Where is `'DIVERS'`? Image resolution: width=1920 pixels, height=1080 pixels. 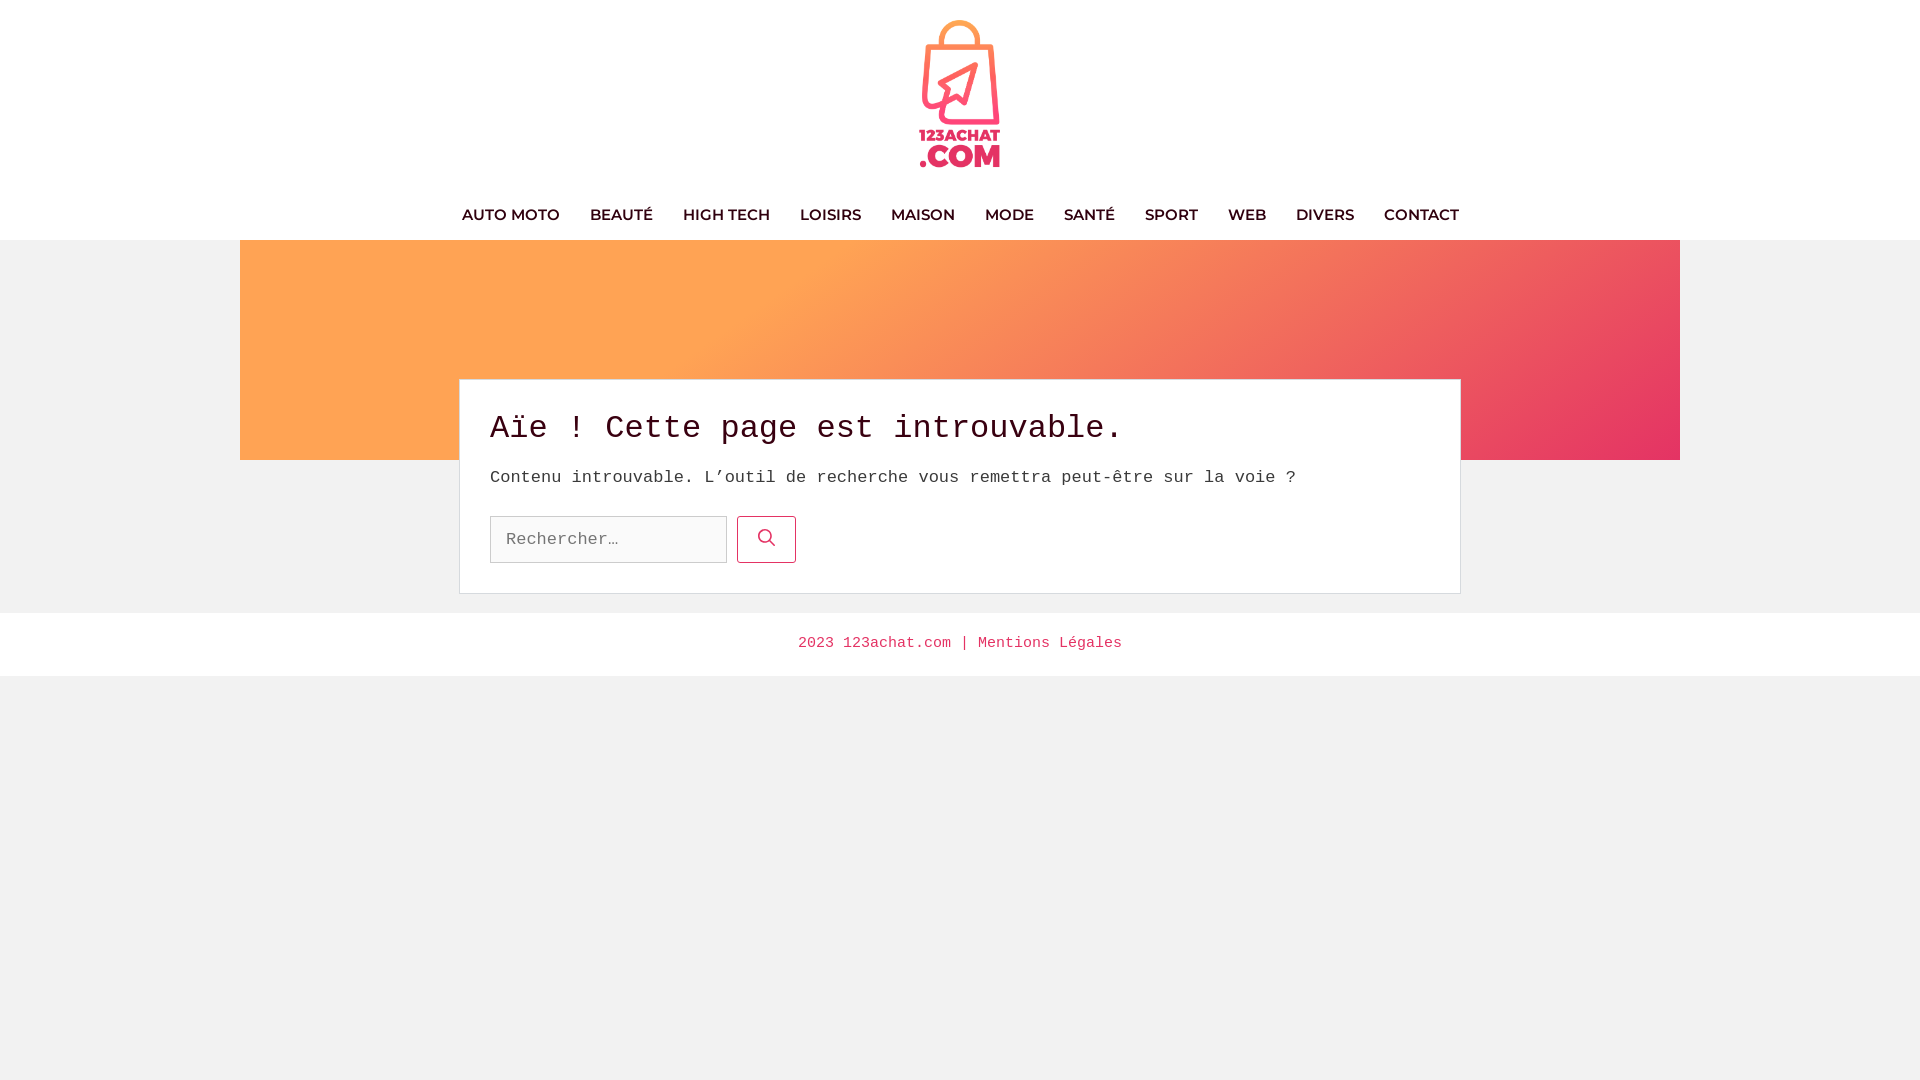 'DIVERS' is located at coordinates (1324, 215).